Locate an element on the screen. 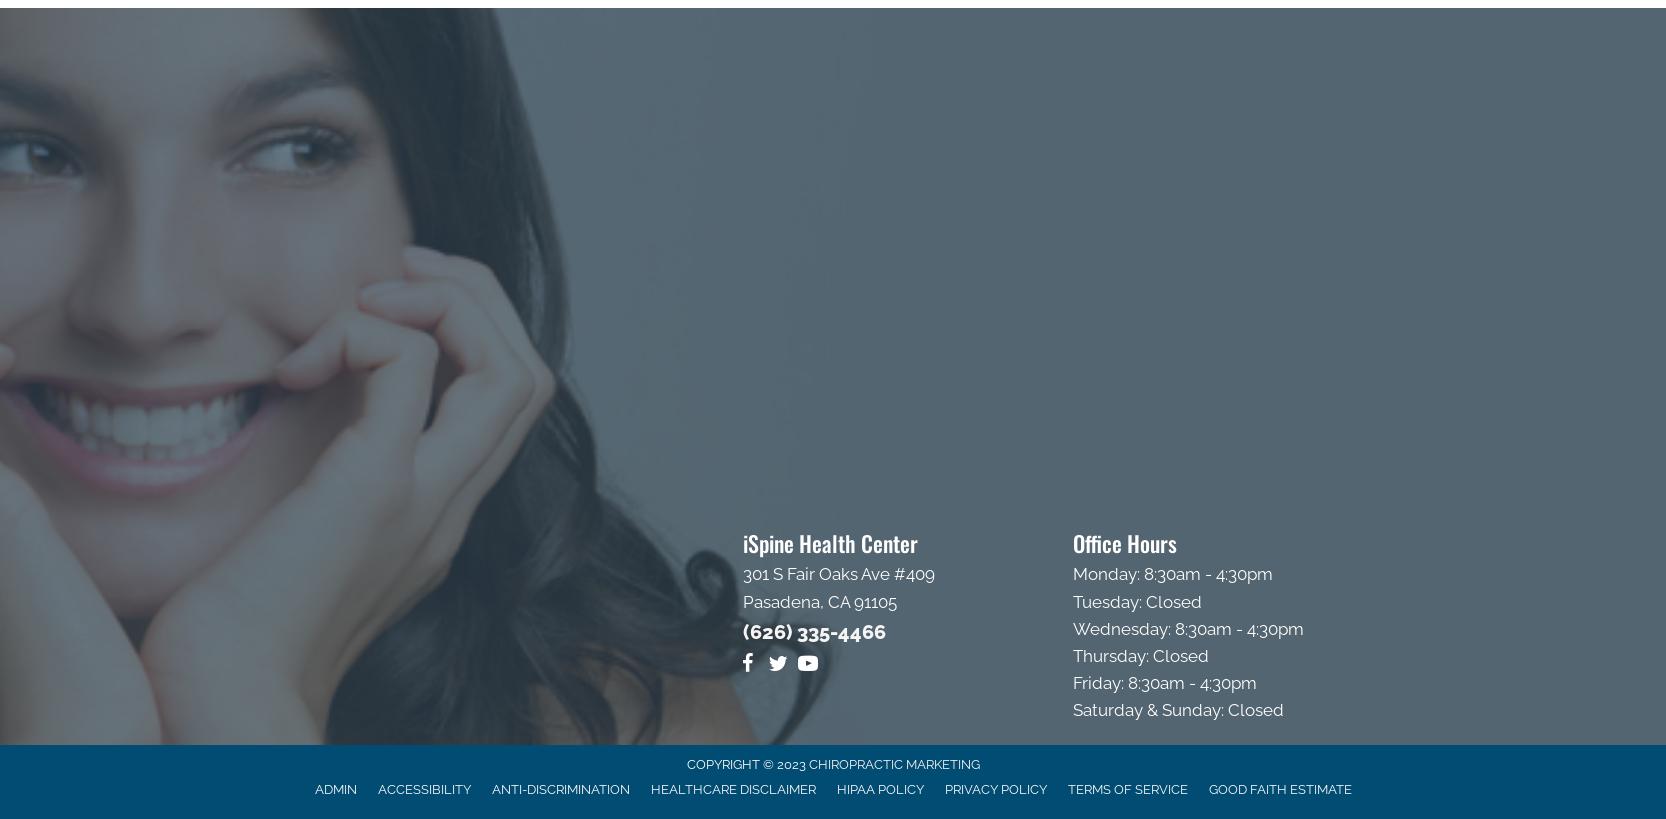 This screenshot has height=819, width=1666. 'COPYRIGHT © 2023' is located at coordinates (685, 763).